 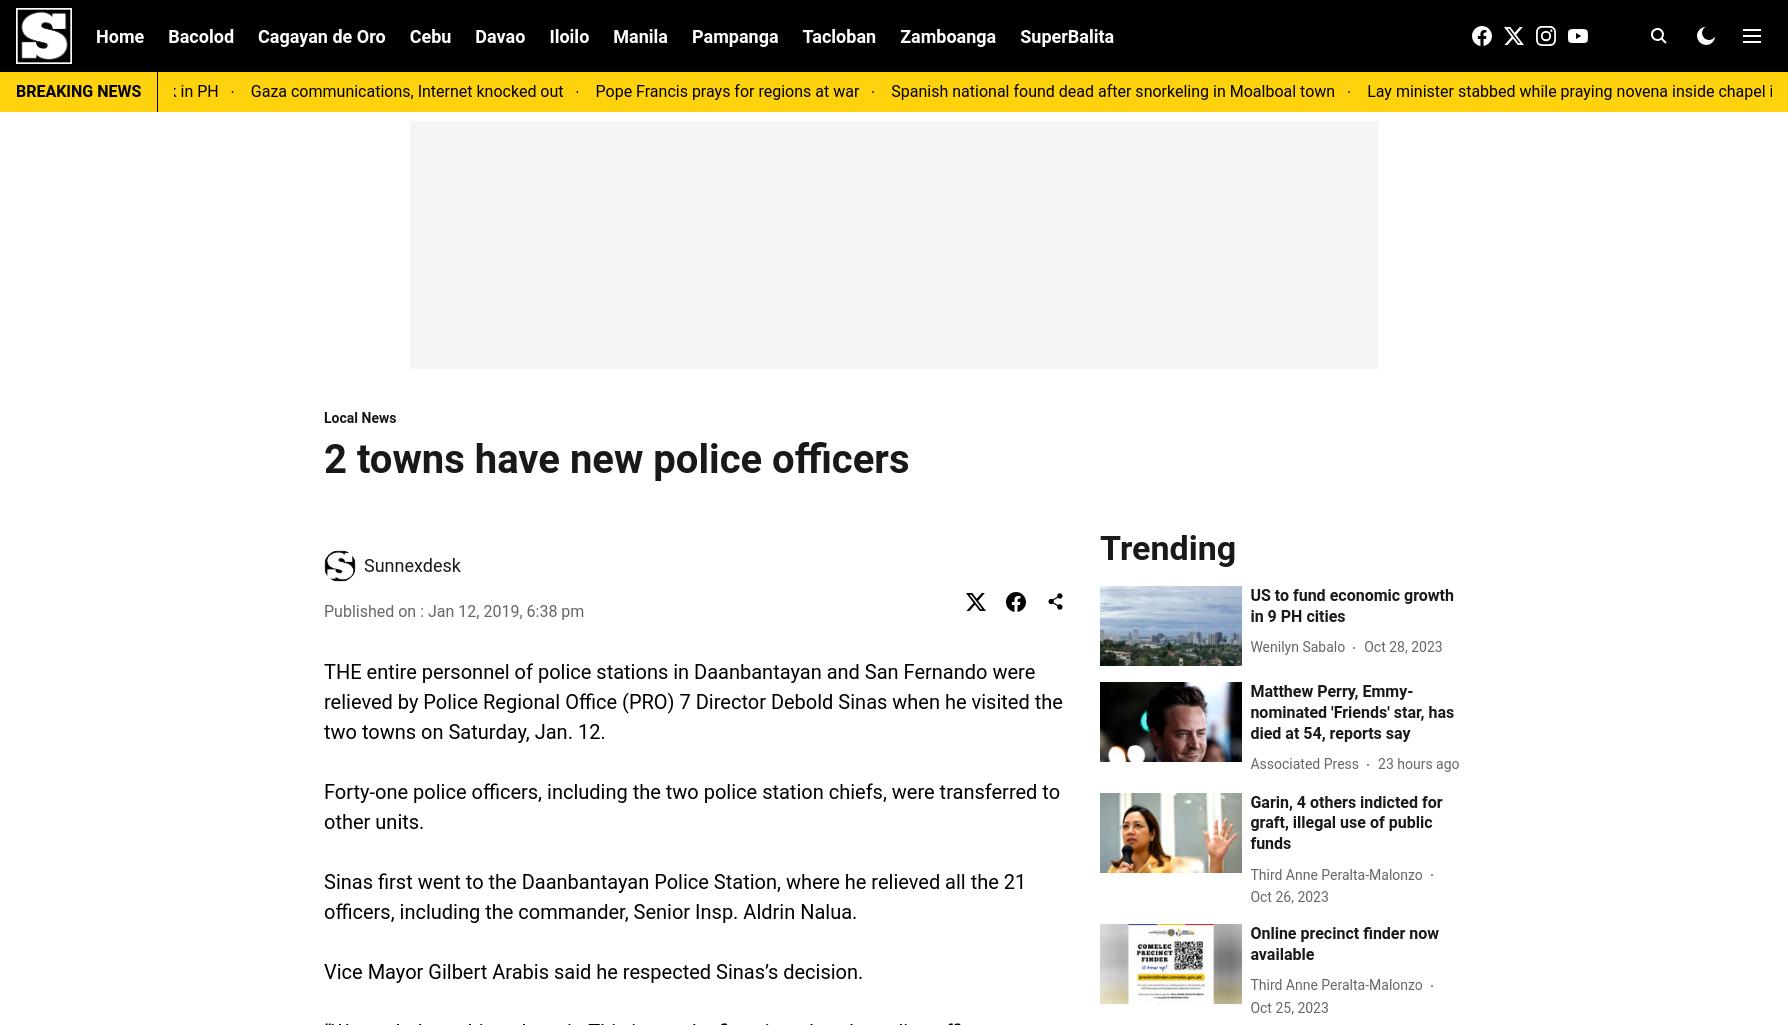 I want to click on 'Sinas first went to the Daanbantayan Police Station, where he relieved all the 21 officers, including the commander, Senior Insp. Aldrin Nalua.', so click(x=673, y=895).